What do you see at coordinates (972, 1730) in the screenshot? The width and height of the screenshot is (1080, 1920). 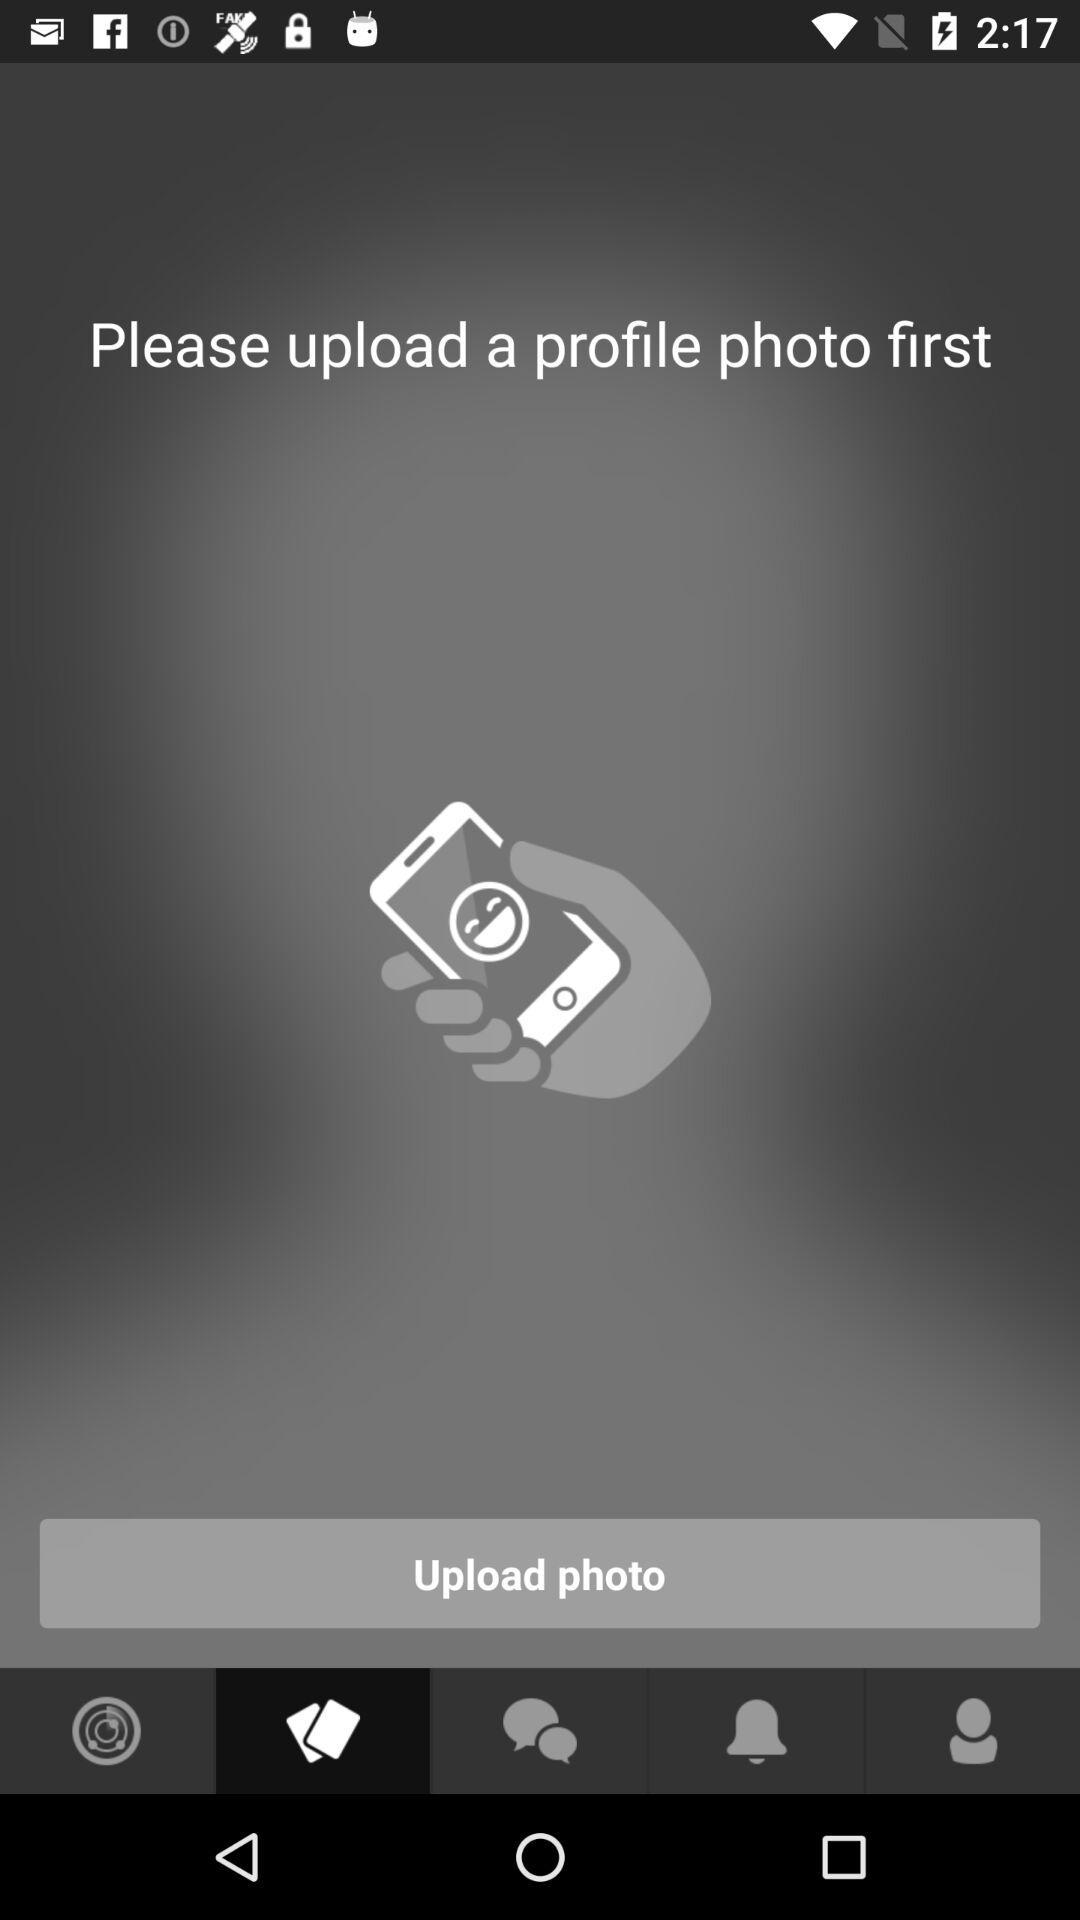 I see `profile option` at bounding box center [972, 1730].